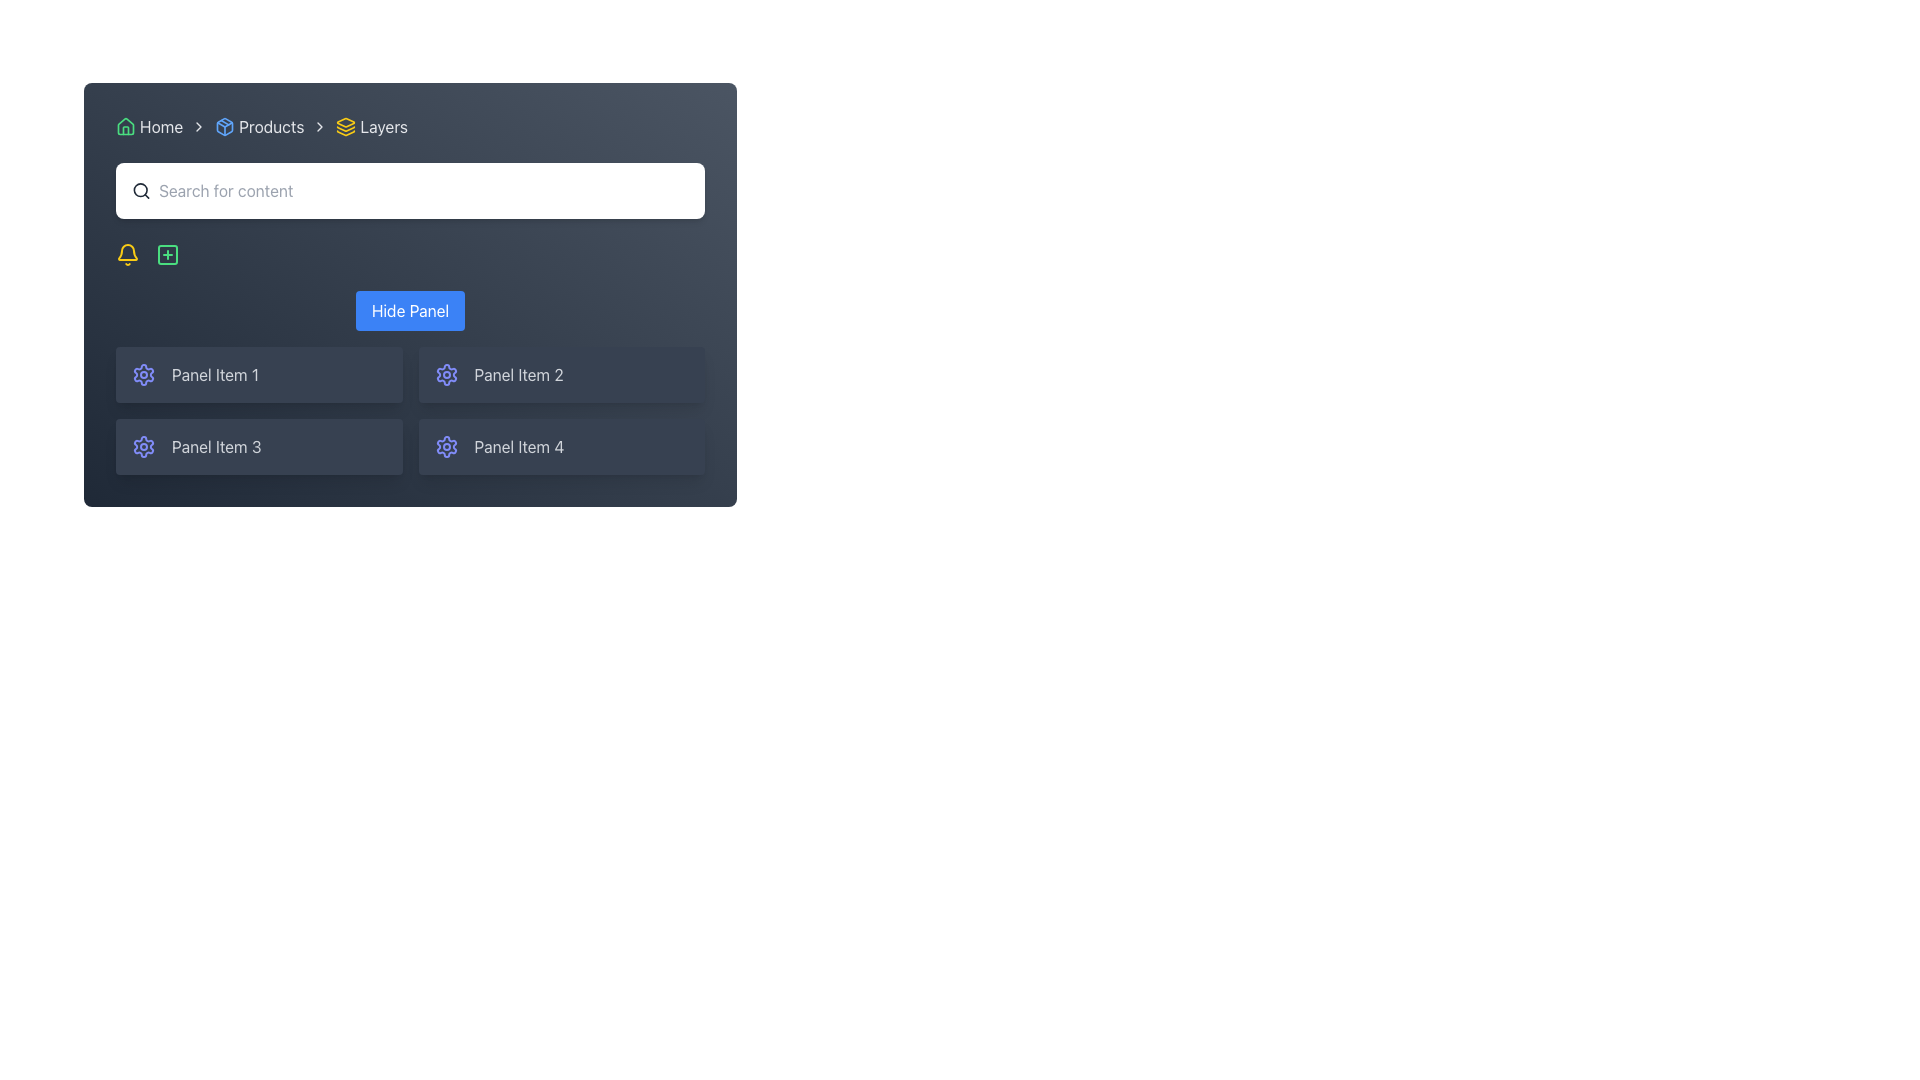 The height and width of the screenshot is (1080, 1920). What do you see at coordinates (519, 446) in the screenshot?
I see `text label located in the bottom right corner of the grid layout, specifically the fourth item under 'Panel Item 2'` at bounding box center [519, 446].